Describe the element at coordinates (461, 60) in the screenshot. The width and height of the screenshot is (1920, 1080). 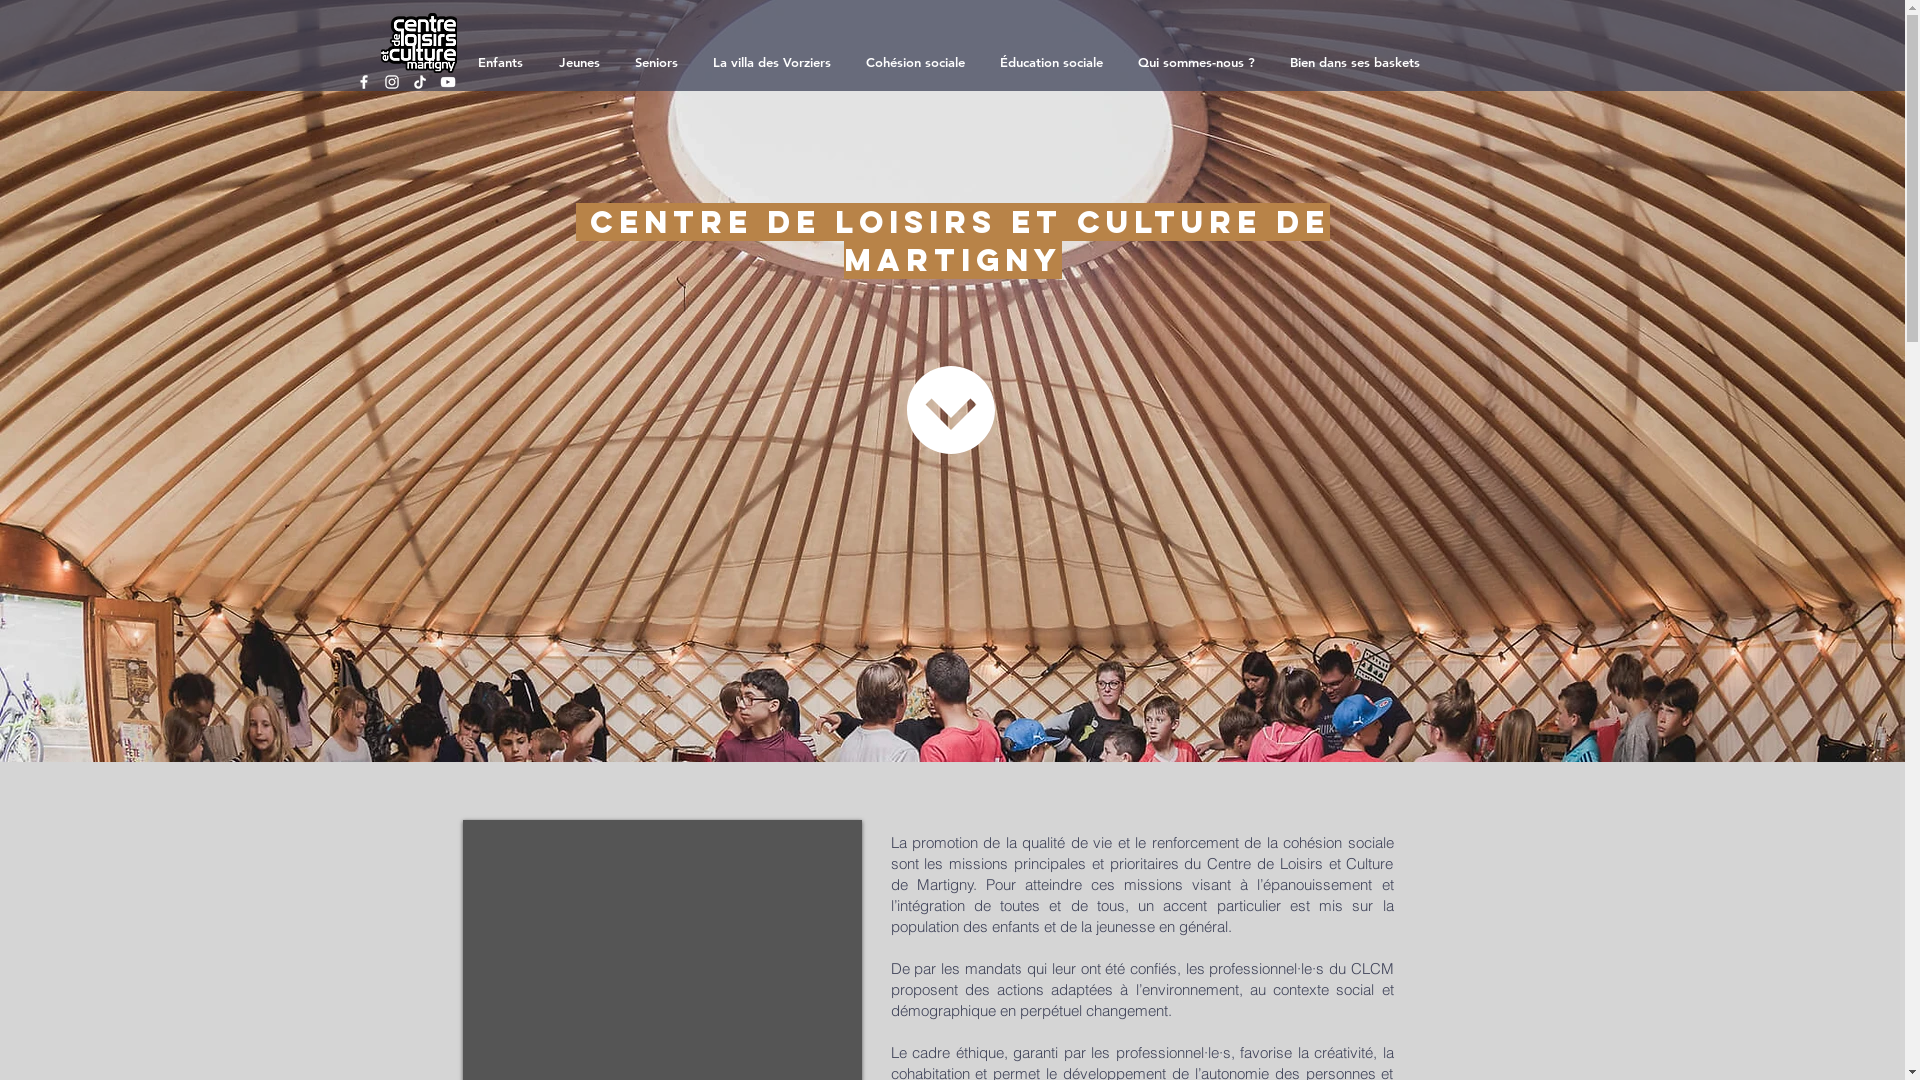
I see `'Enfants'` at that location.